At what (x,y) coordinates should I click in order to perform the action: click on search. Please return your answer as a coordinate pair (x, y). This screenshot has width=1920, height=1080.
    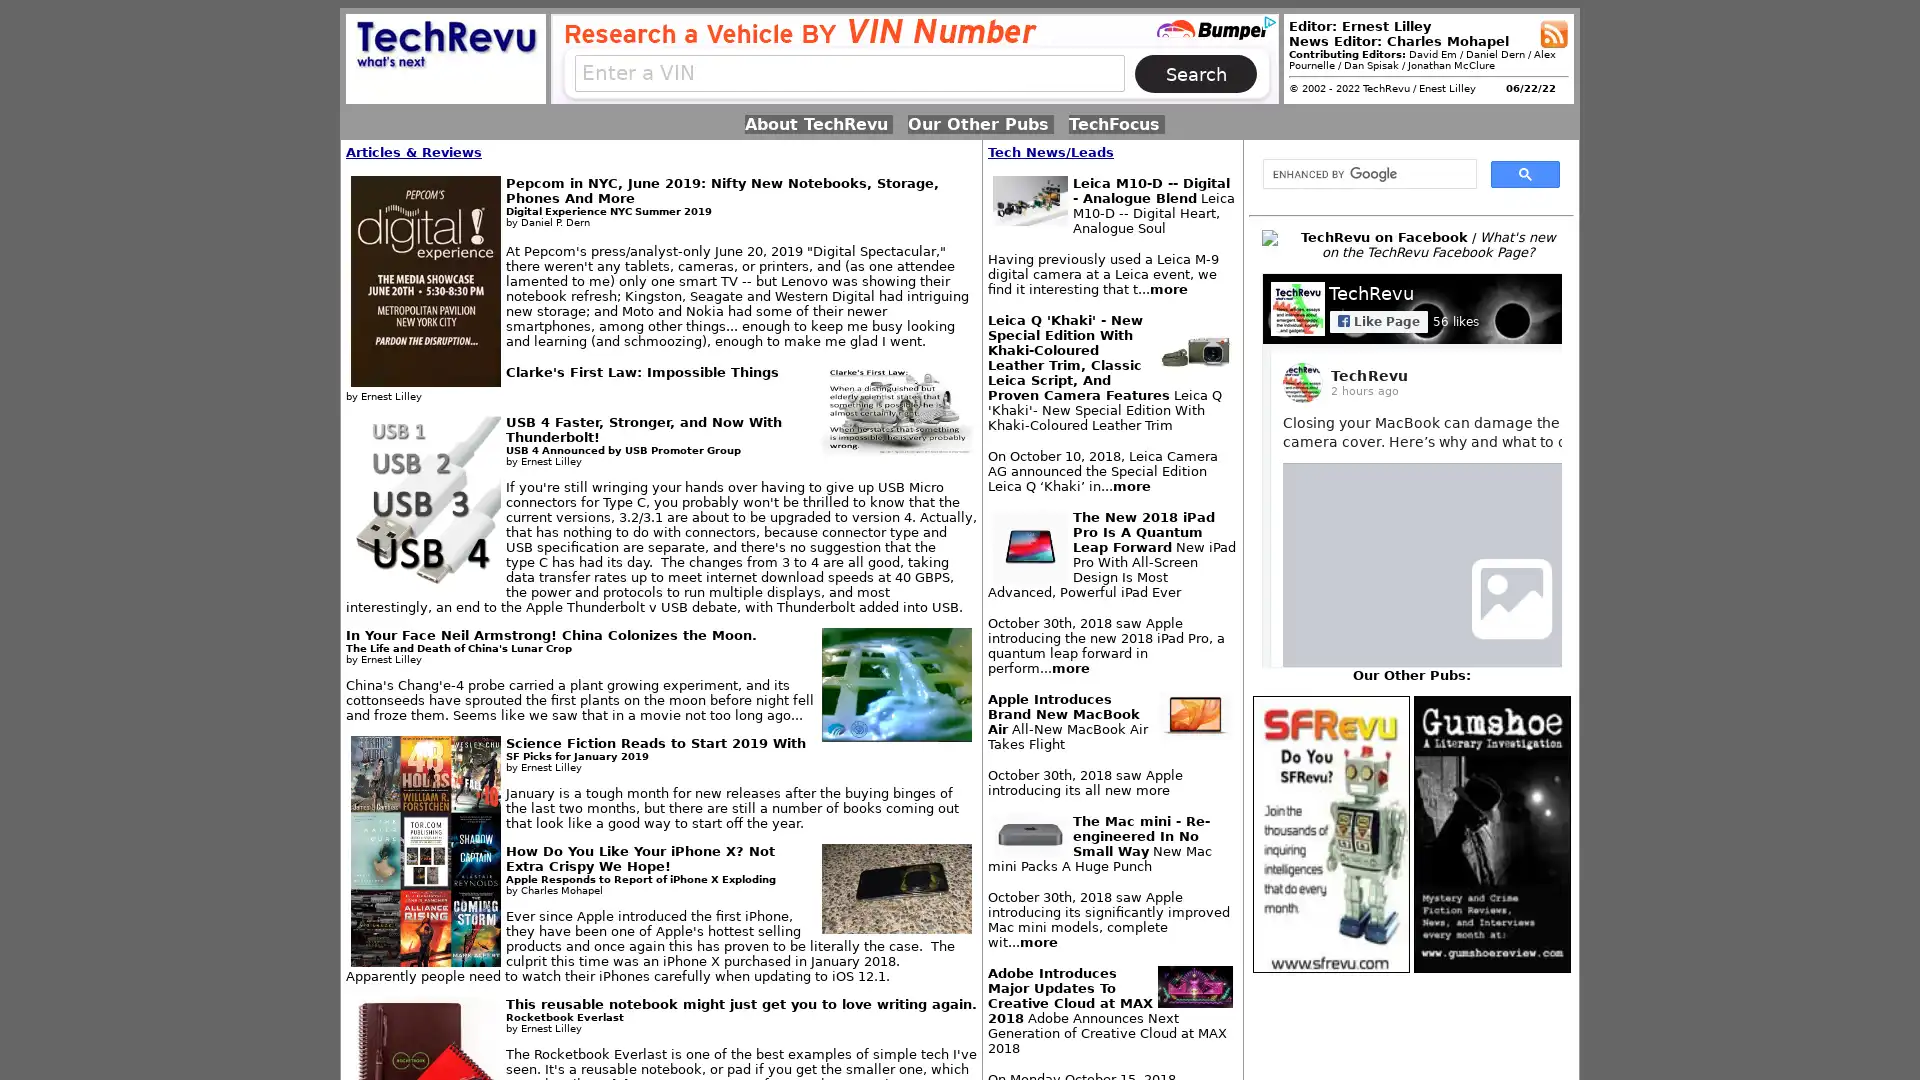
    Looking at the image, I should click on (1524, 172).